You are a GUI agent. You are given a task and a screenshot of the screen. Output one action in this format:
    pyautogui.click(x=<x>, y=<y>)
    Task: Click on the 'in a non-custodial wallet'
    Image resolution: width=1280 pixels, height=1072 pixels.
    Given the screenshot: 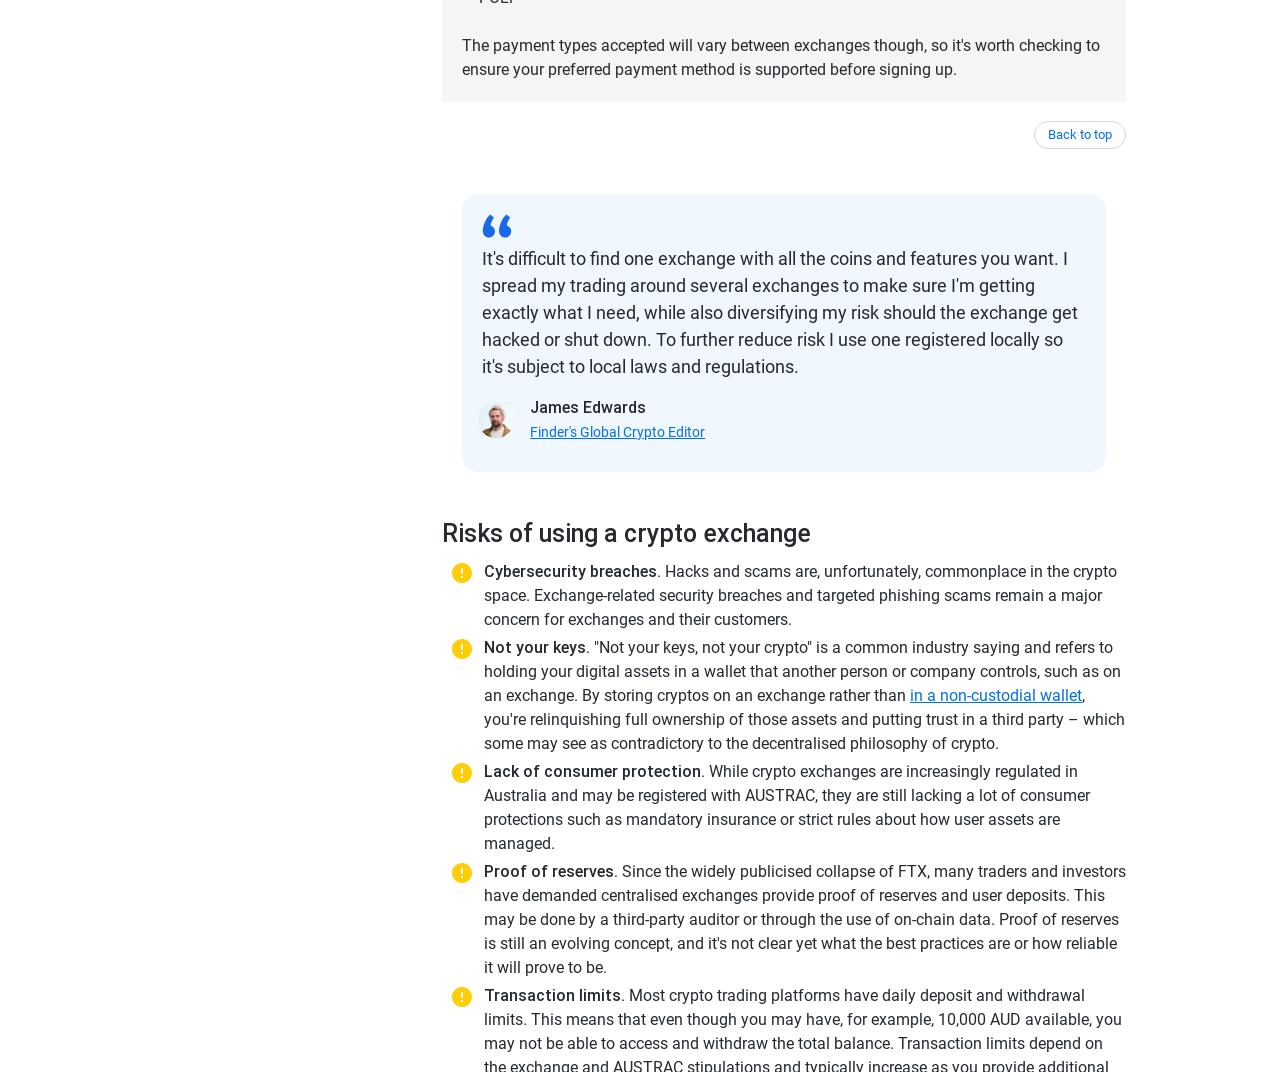 What is the action you would take?
    pyautogui.click(x=995, y=694)
    